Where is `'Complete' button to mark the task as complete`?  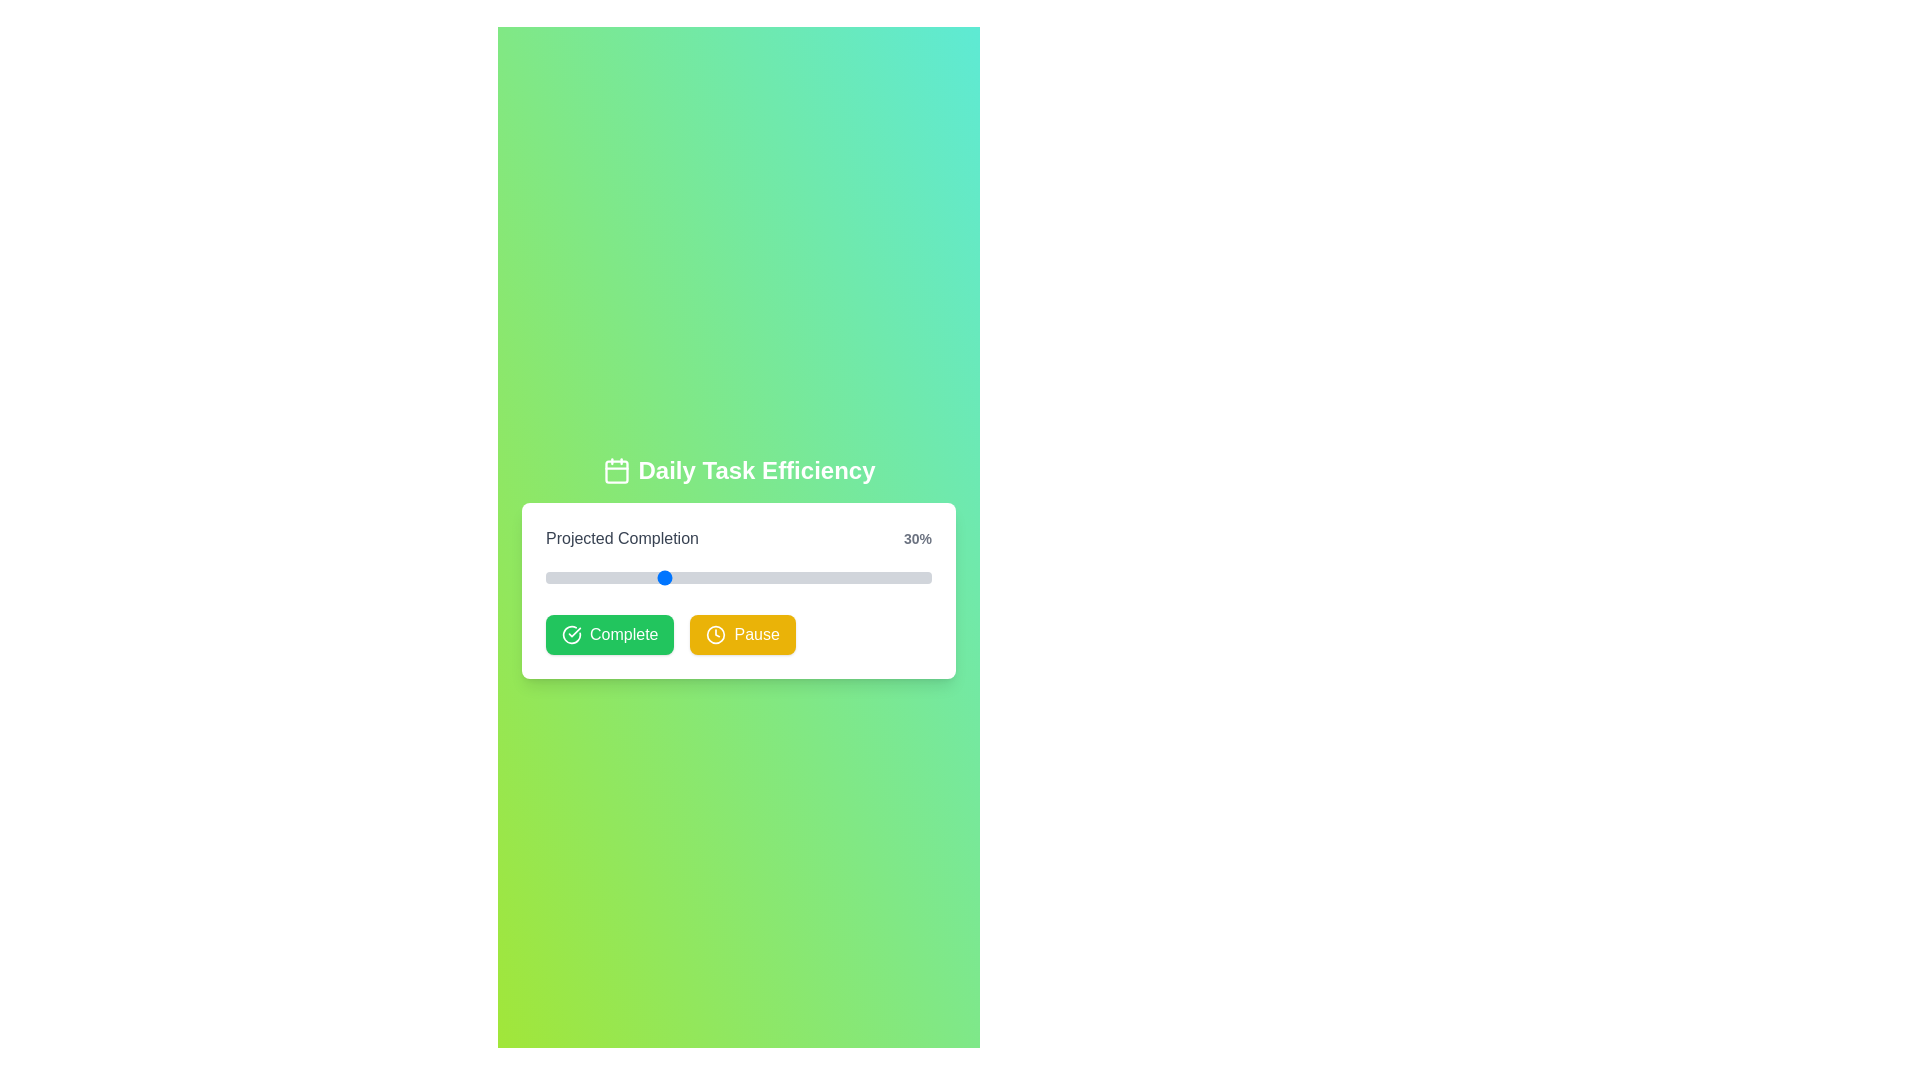 'Complete' button to mark the task as complete is located at coordinates (608, 635).